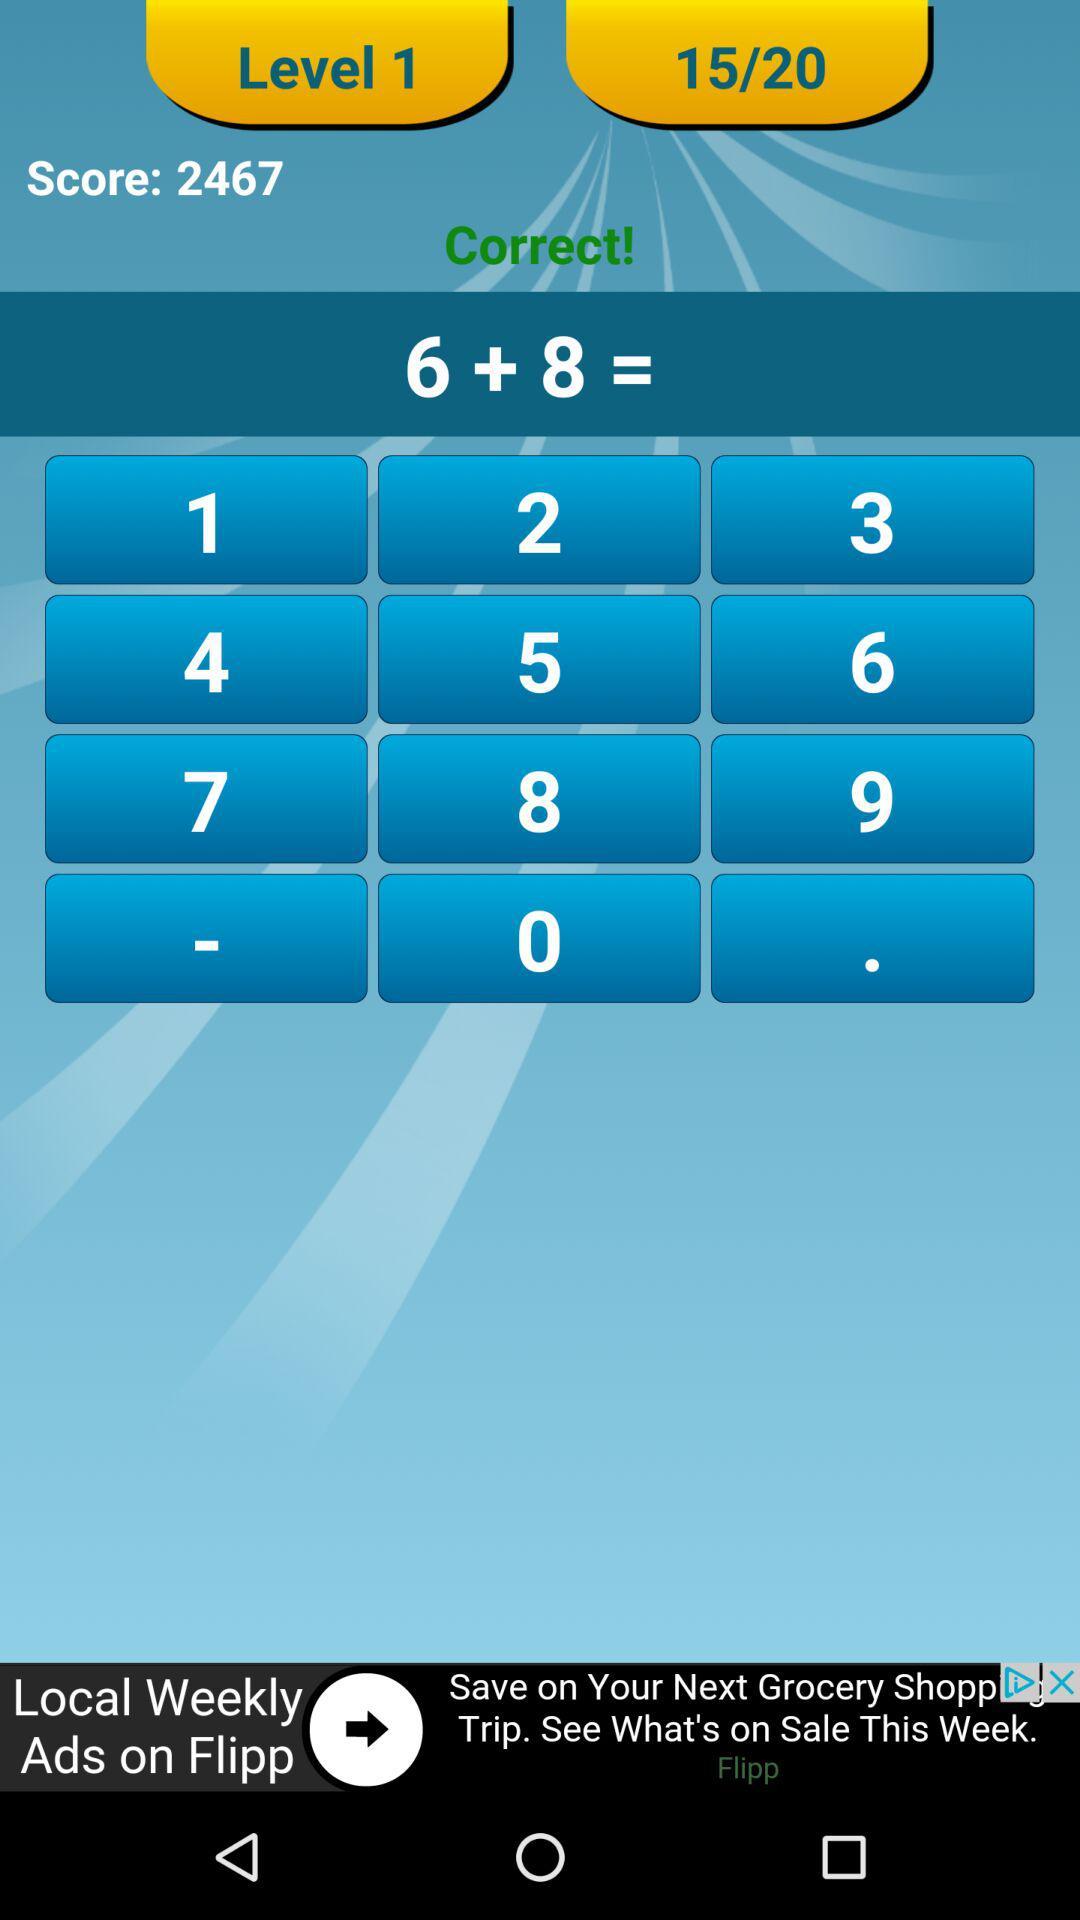 The image size is (1080, 1920). What do you see at coordinates (871, 519) in the screenshot?
I see `3 icon` at bounding box center [871, 519].